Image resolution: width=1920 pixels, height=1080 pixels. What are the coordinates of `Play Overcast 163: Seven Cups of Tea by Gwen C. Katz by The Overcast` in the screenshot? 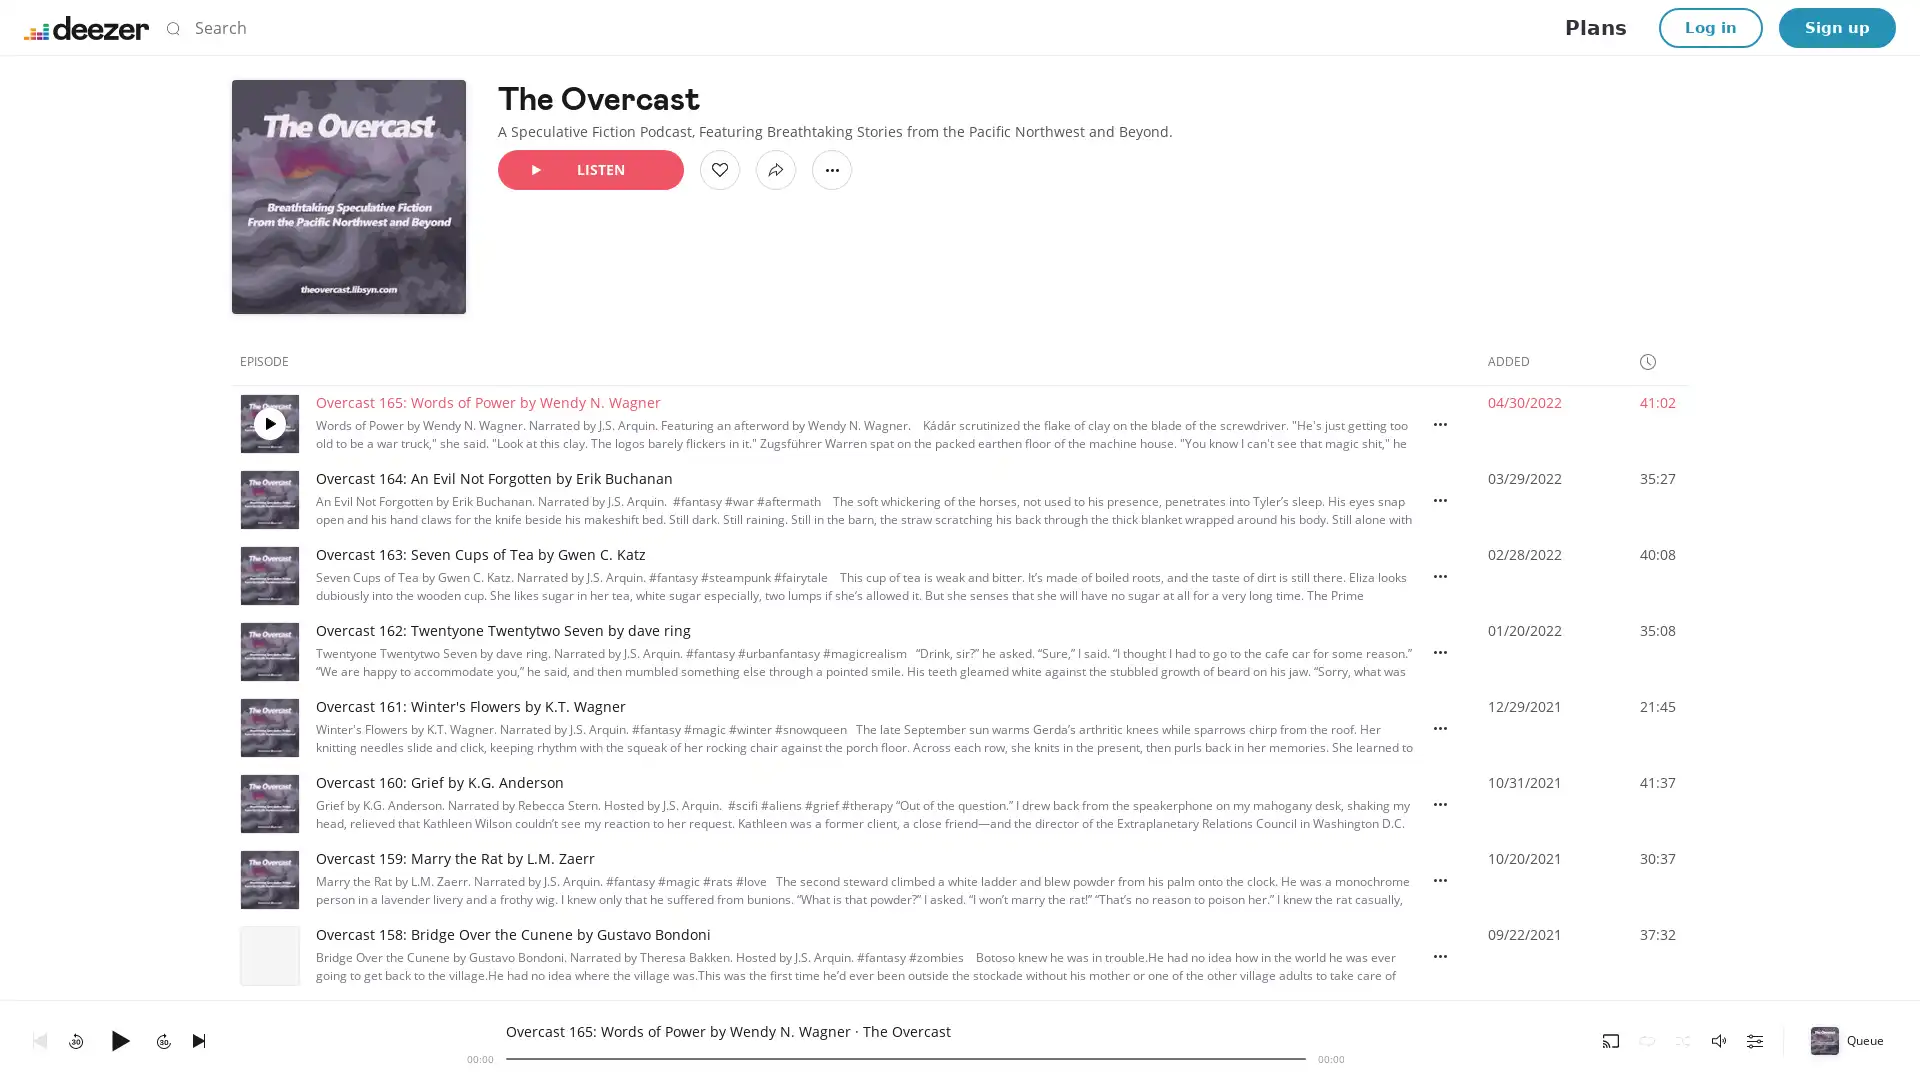 It's located at (268, 575).